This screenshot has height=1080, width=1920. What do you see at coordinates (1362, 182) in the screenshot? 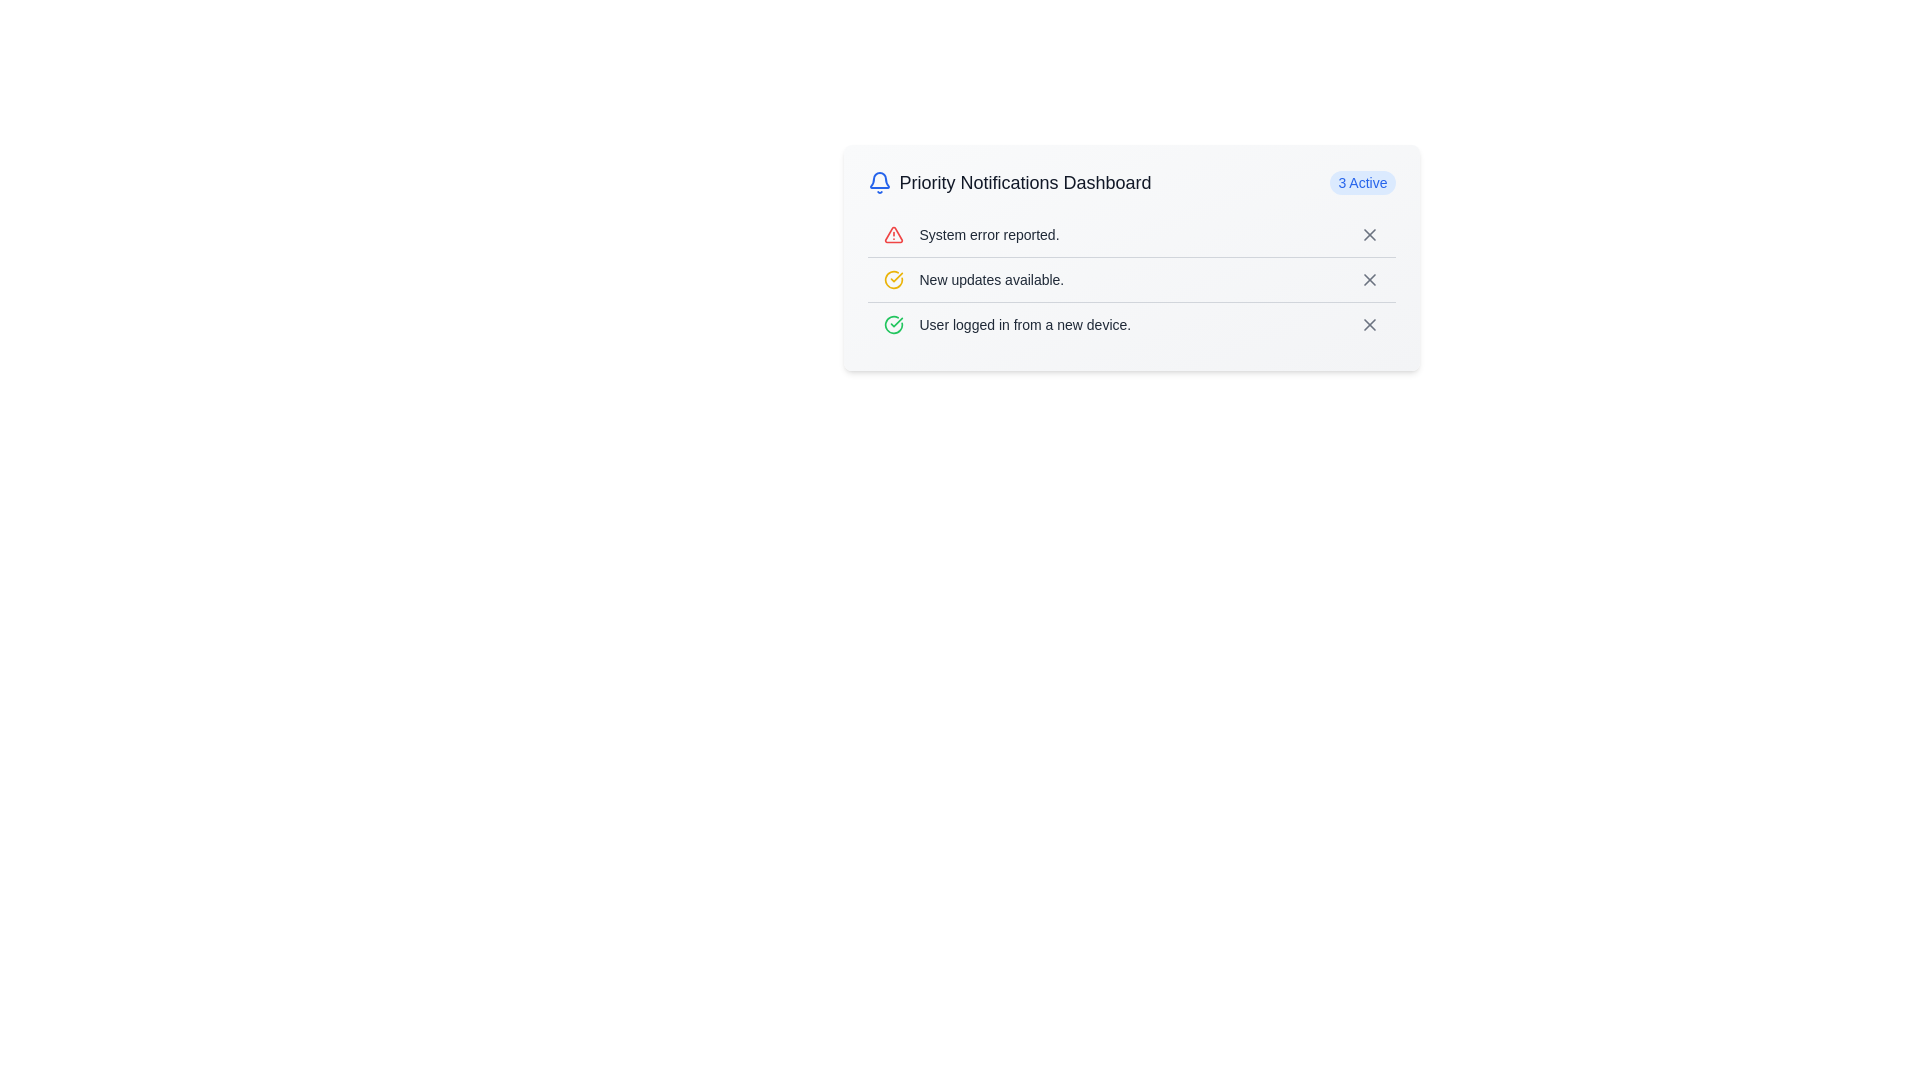
I see `the label displaying '3 Active' with a rounded blue border and light blue background, located on the right side of the 'Priority Notifications Dashboard'` at bounding box center [1362, 182].